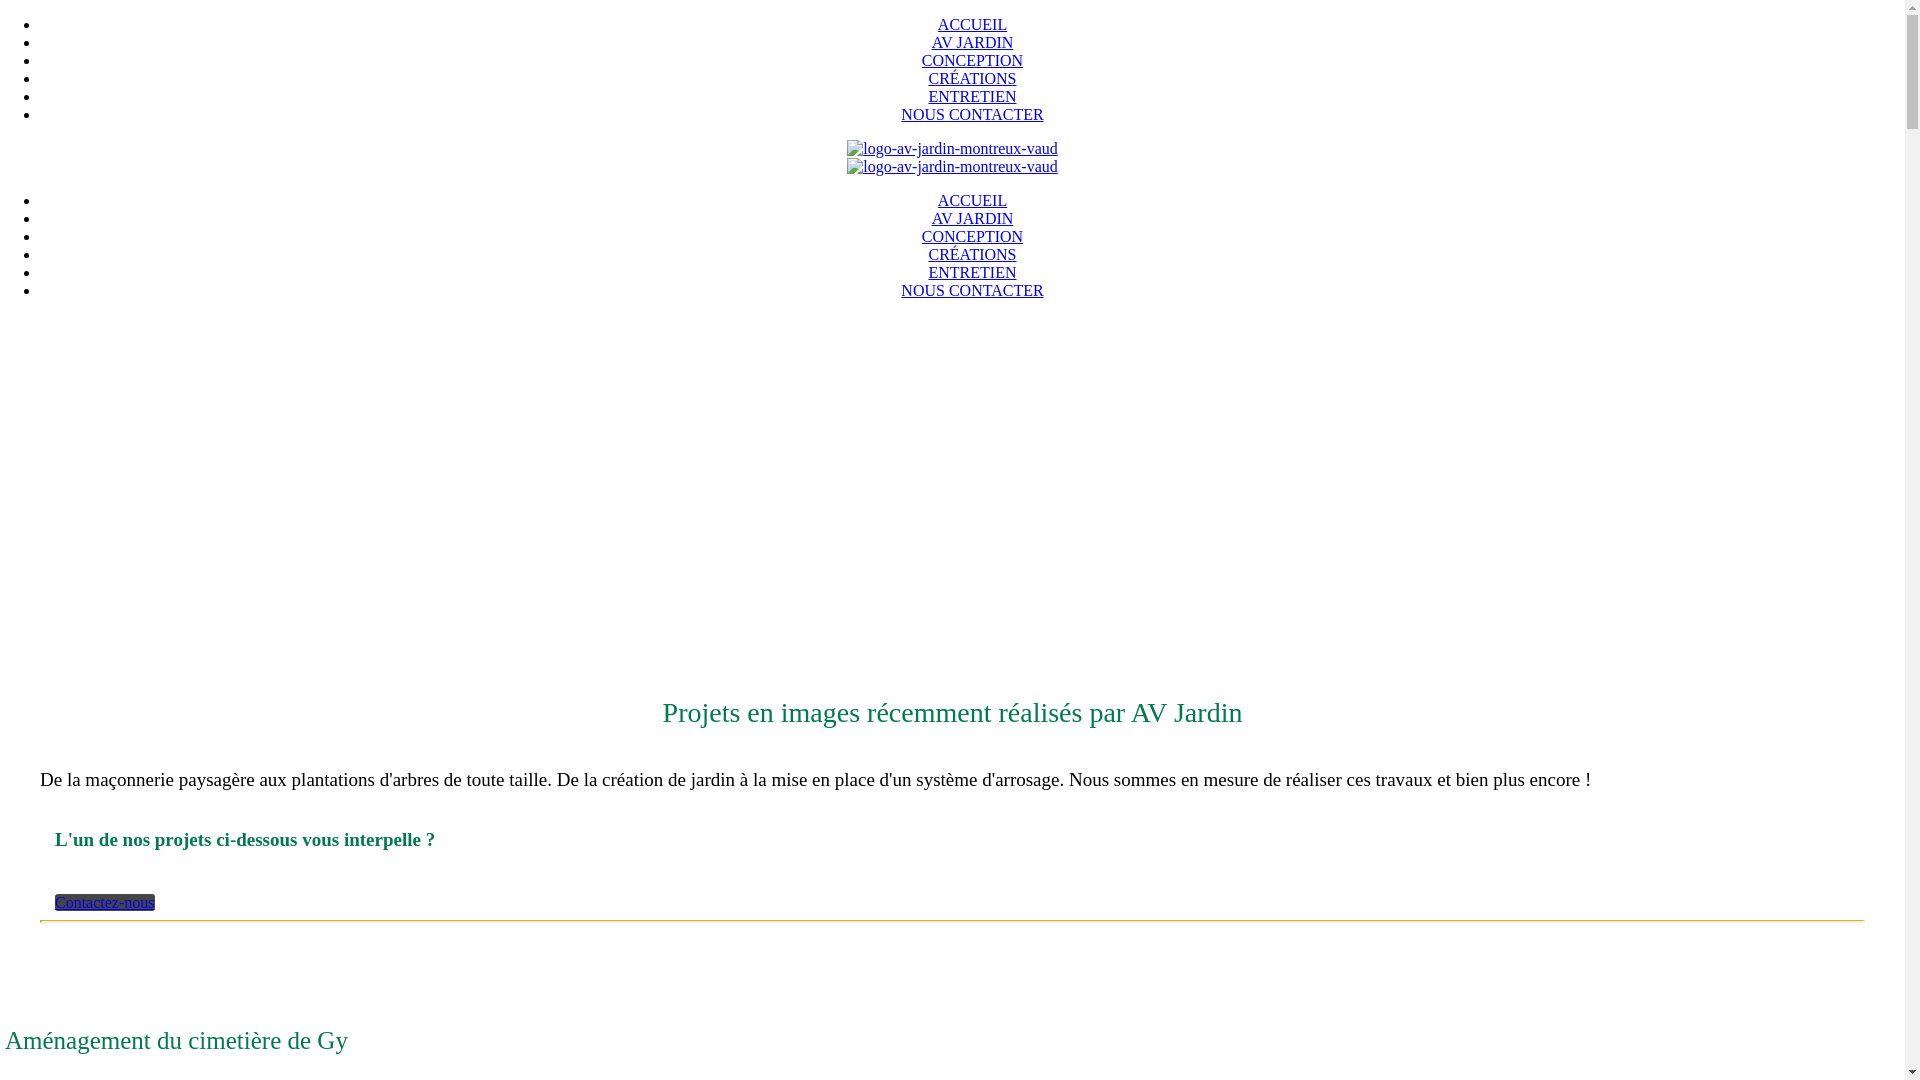 The height and width of the screenshot is (1080, 1920). I want to click on 'NOUS CONTACTER', so click(971, 290).